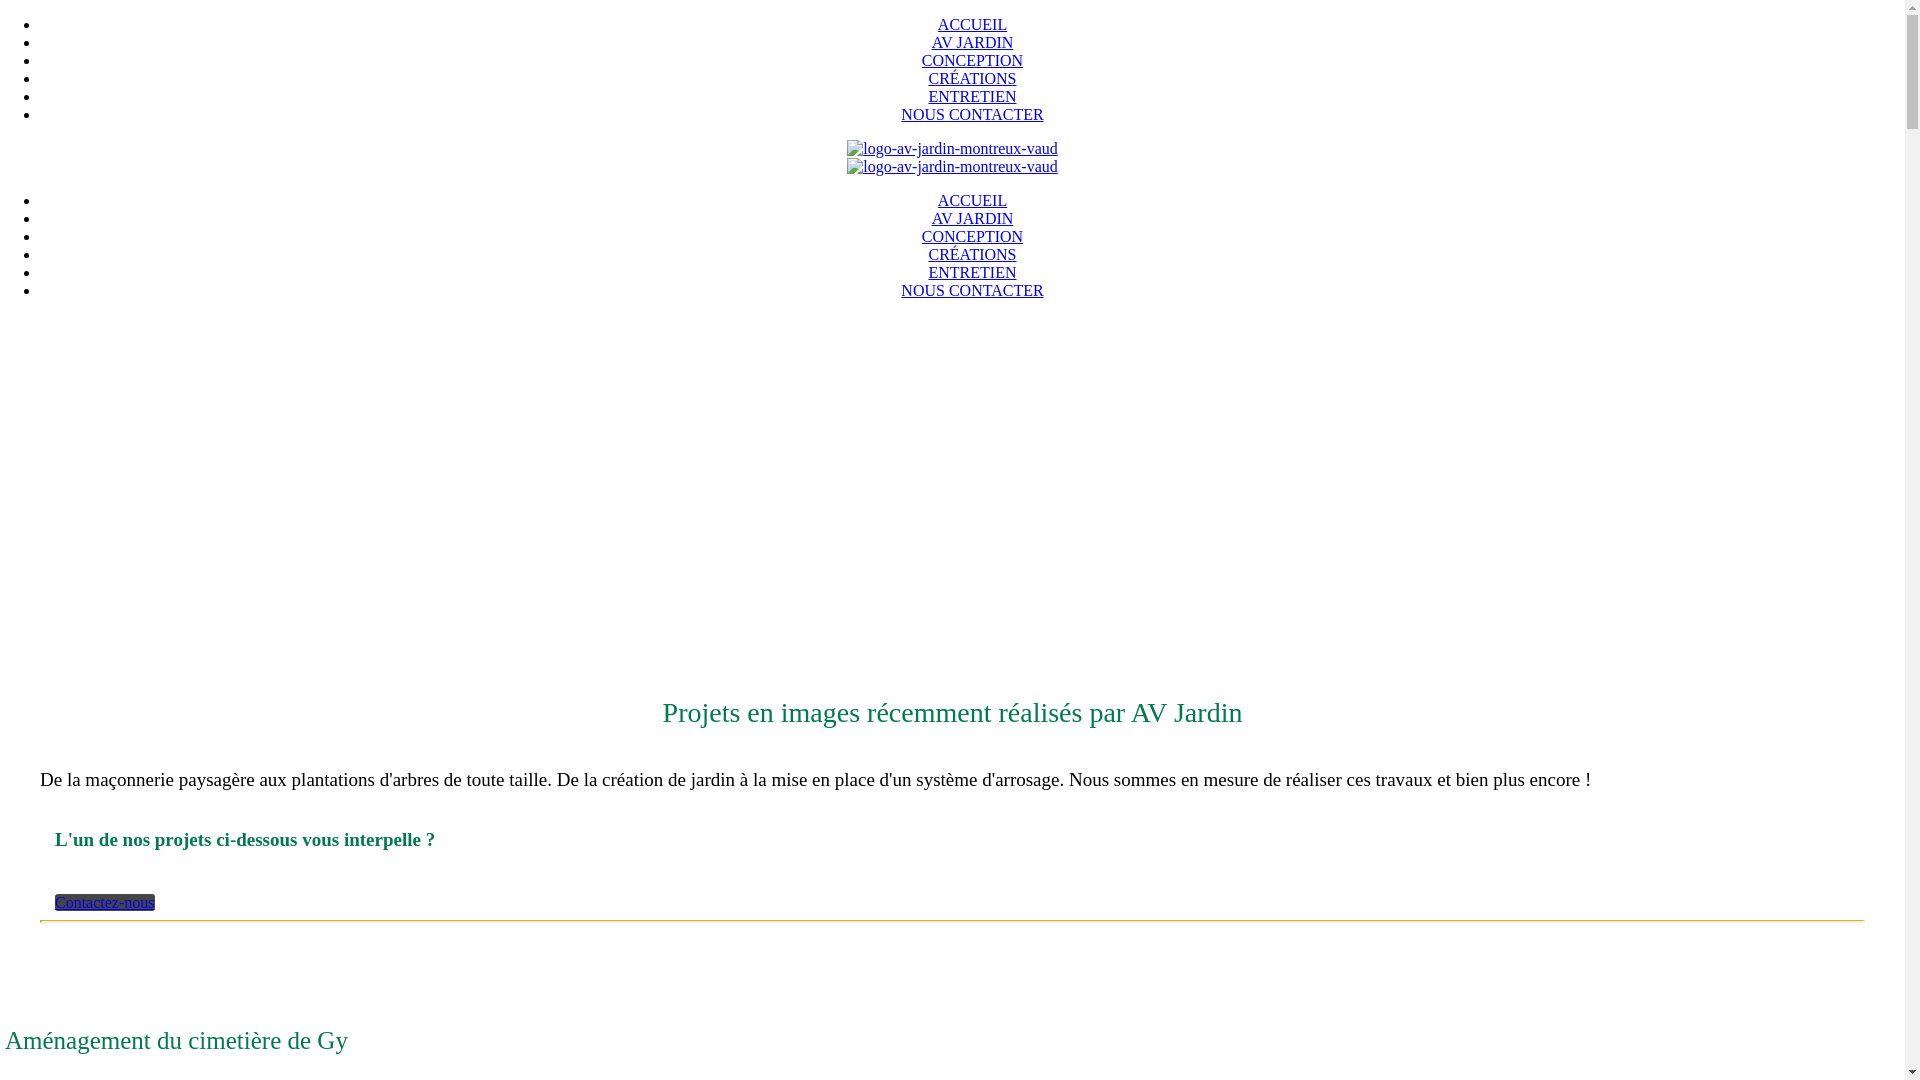 The height and width of the screenshot is (1080, 1920). I want to click on 'NOUS CONTACTER', so click(971, 290).